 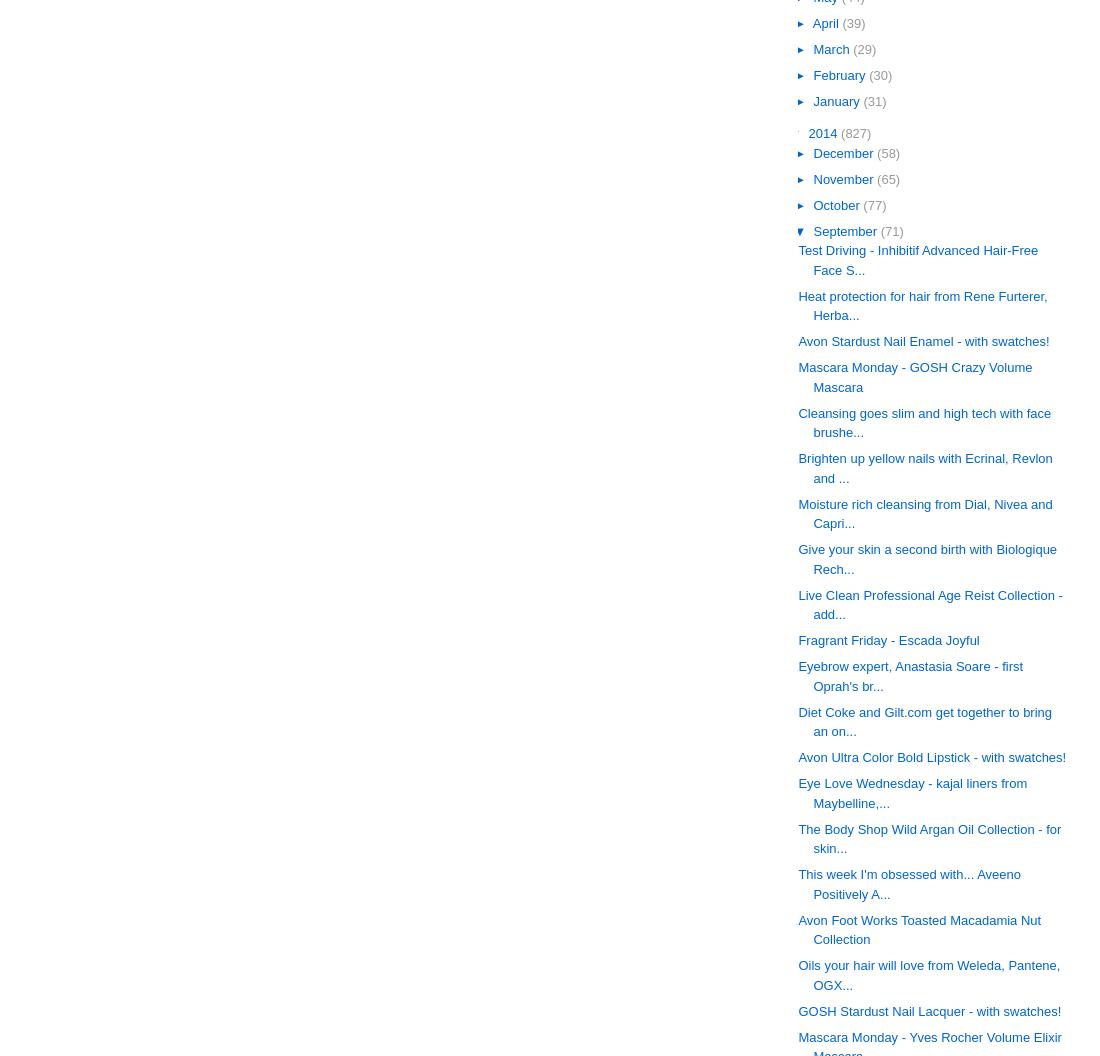 What do you see at coordinates (863, 48) in the screenshot?
I see `'(29)'` at bounding box center [863, 48].